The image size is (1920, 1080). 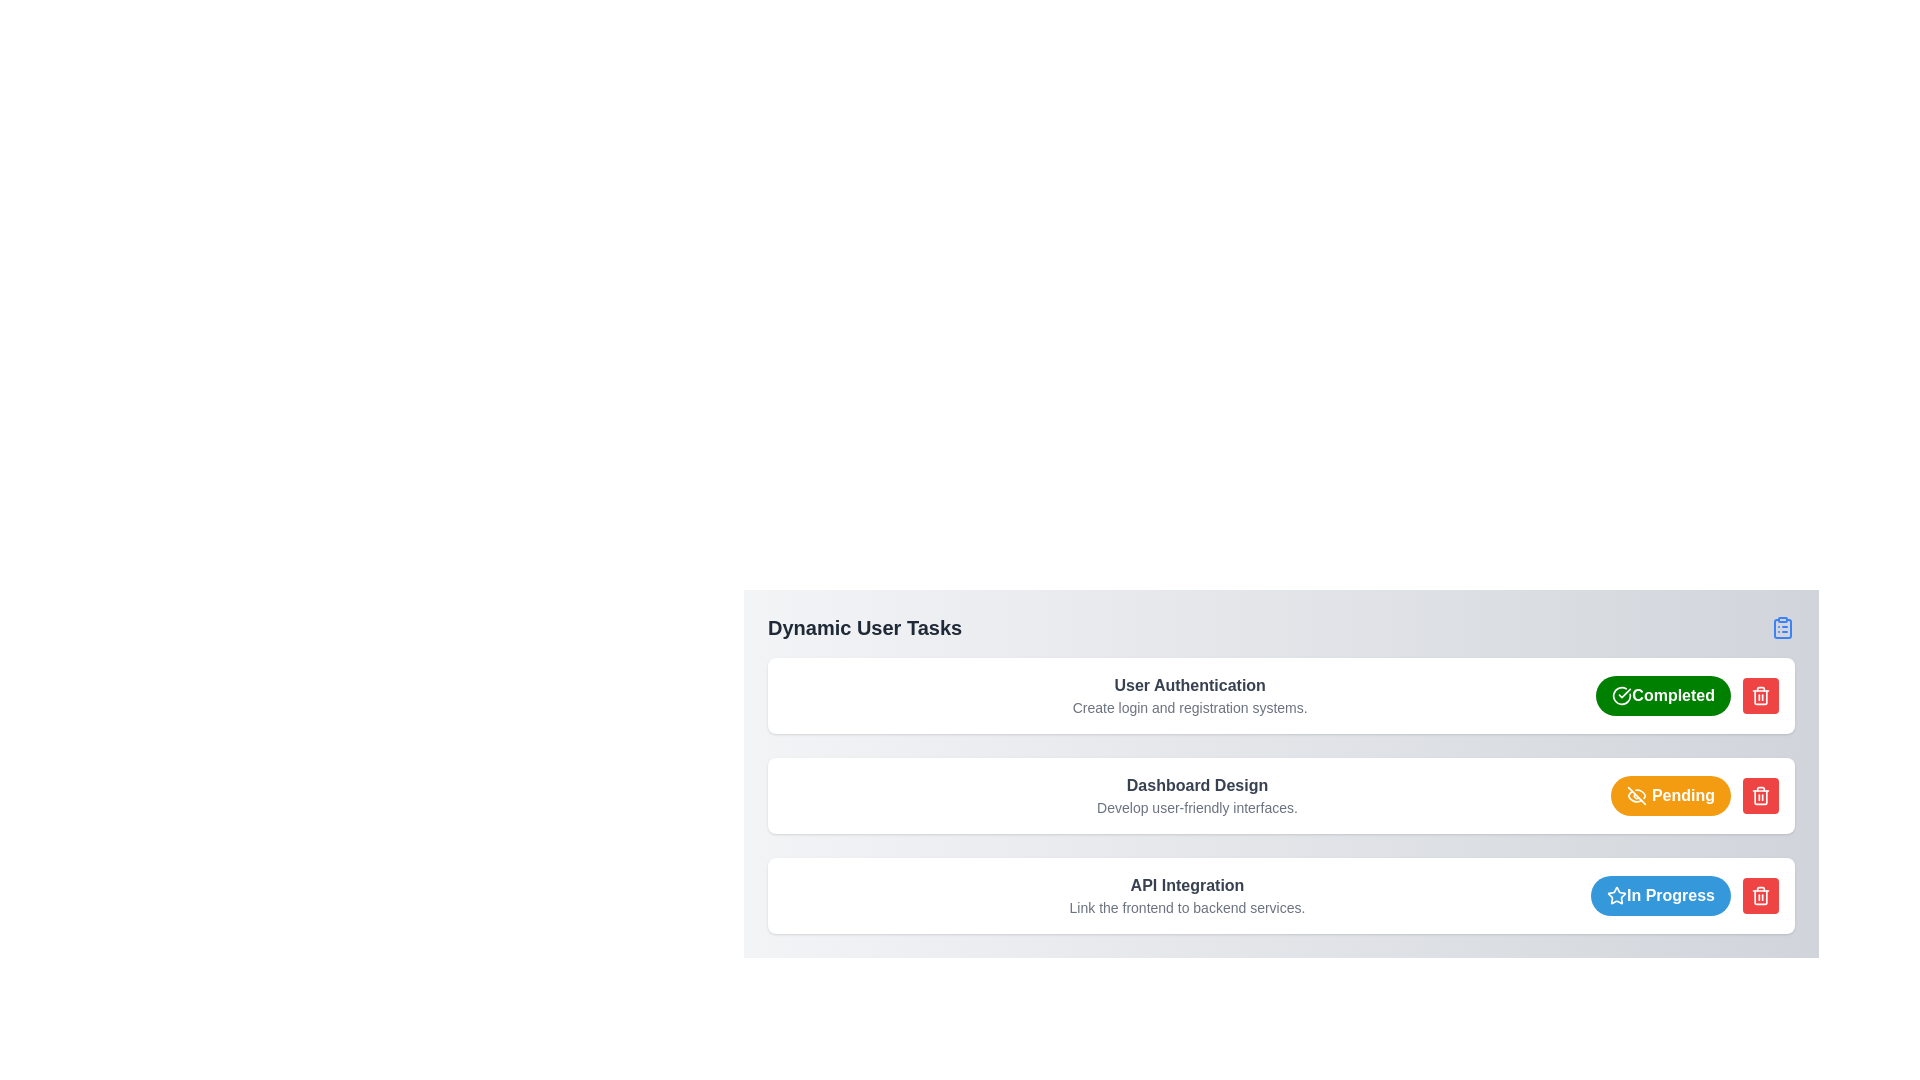 What do you see at coordinates (1761, 694) in the screenshot?
I see `the delete icon button located adjacent to the green 'Completed' status label on the topmost task in the vertical list` at bounding box center [1761, 694].